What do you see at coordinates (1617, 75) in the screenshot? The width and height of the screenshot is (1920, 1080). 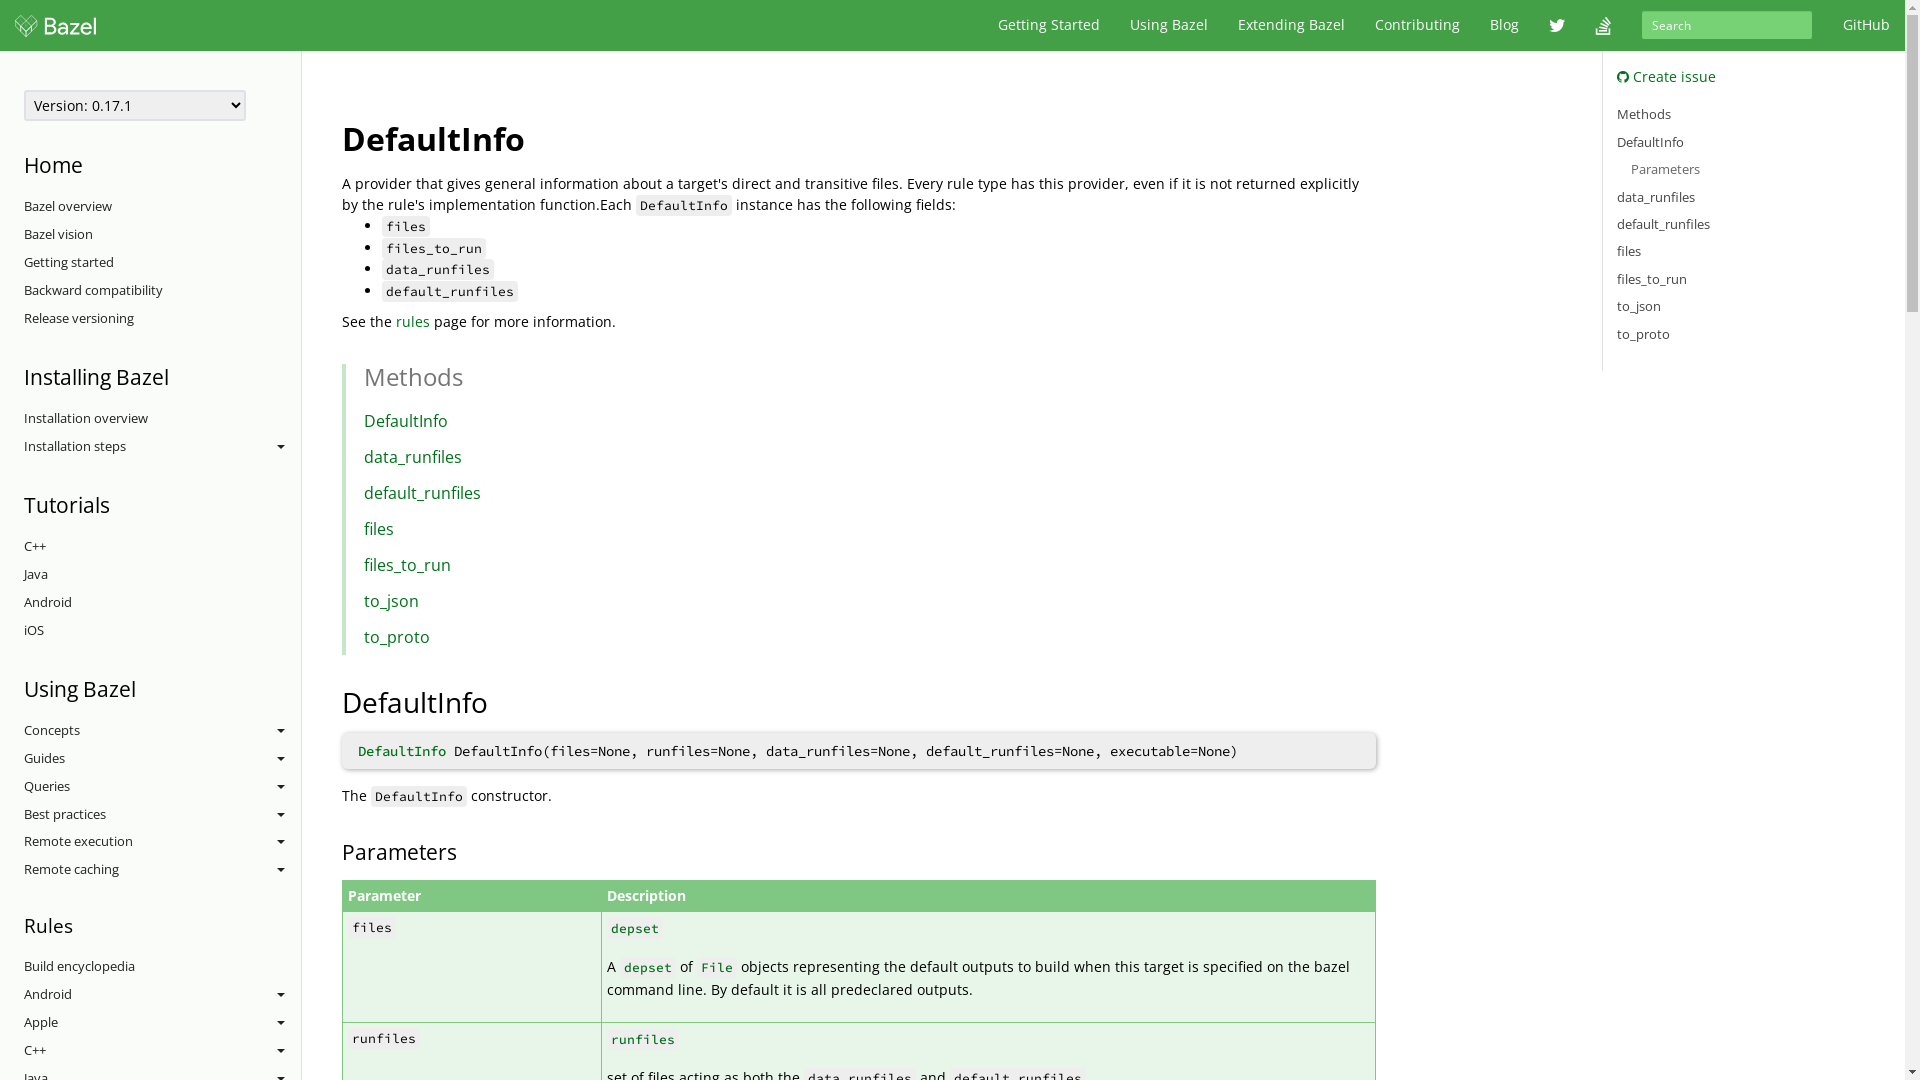 I see `'Create issue'` at bounding box center [1617, 75].